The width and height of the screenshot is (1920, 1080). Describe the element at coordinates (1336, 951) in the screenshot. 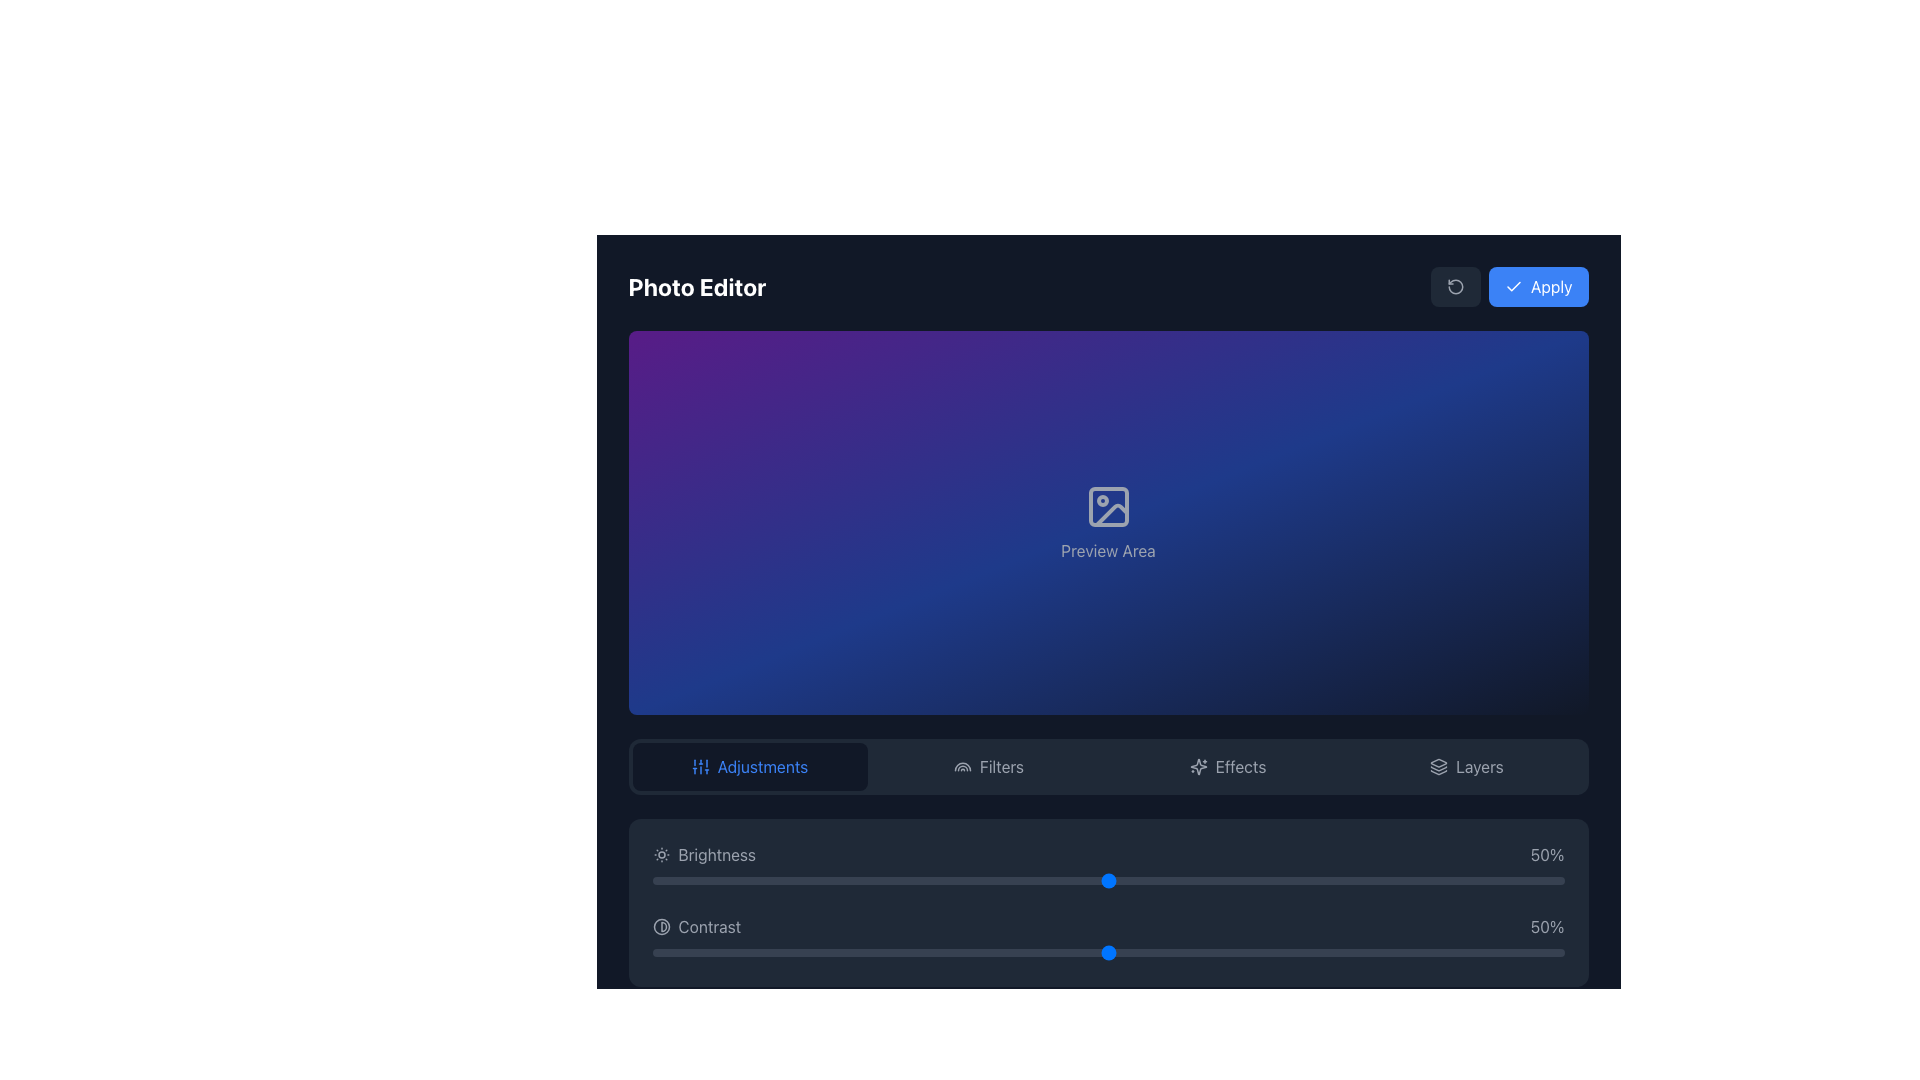

I see `the contrast` at that location.